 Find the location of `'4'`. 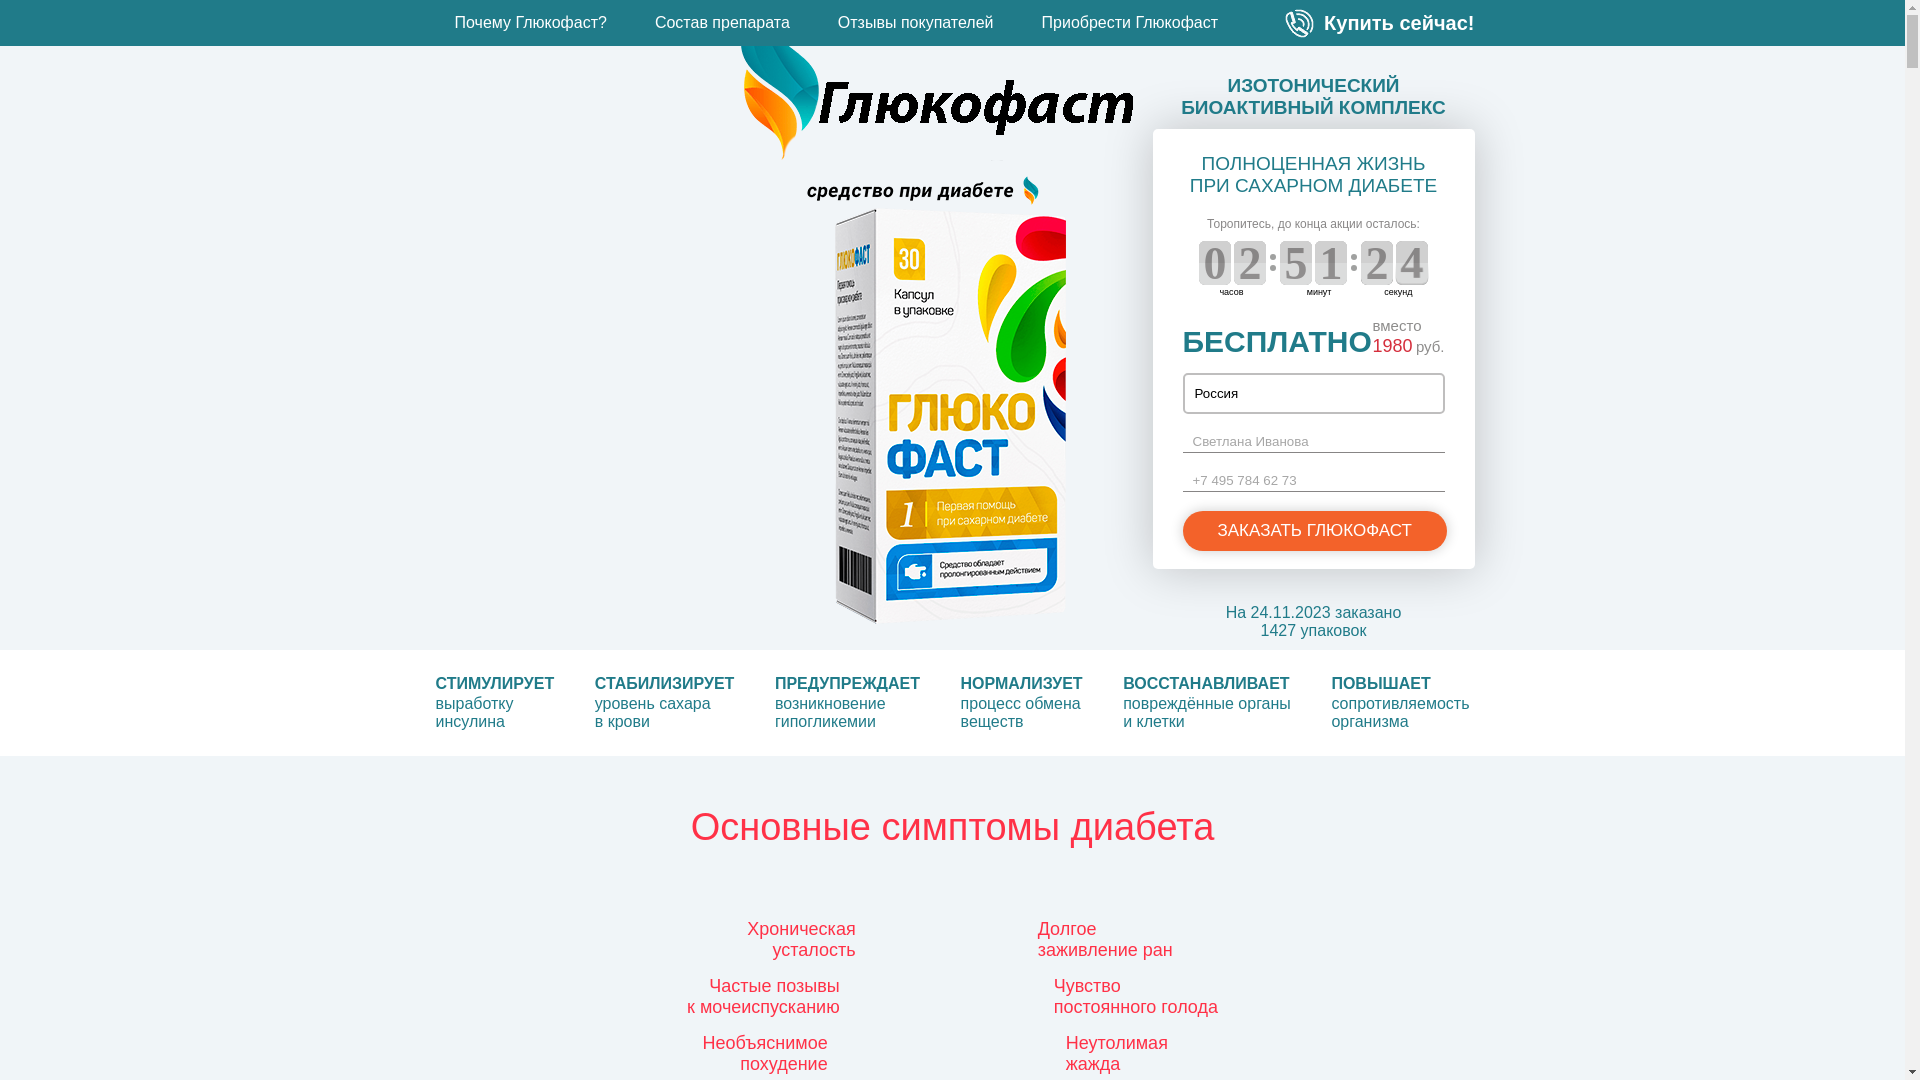

'4' is located at coordinates (1376, 261).